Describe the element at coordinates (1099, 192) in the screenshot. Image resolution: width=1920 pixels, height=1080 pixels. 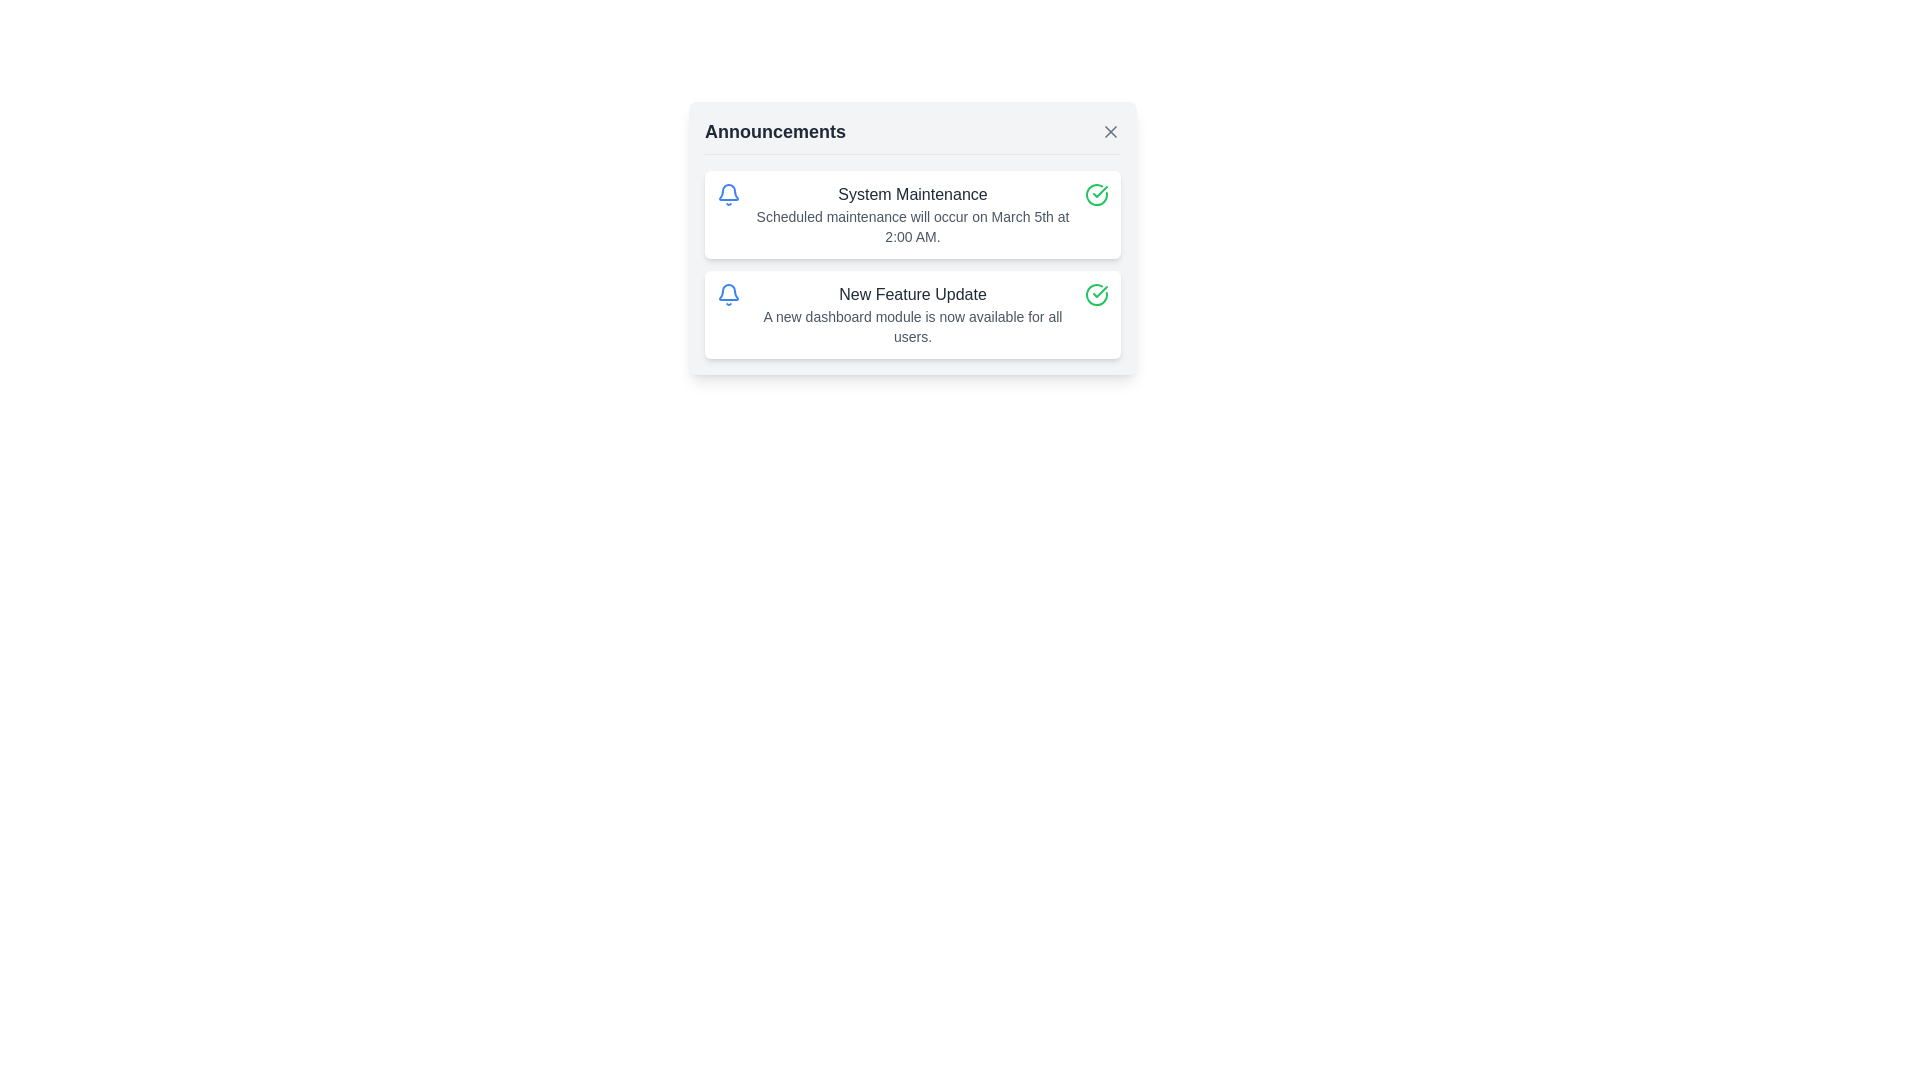
I see `the green check mark icon that confirms the message 'New Feature Update' in the 'Announcements' panel` at that location.